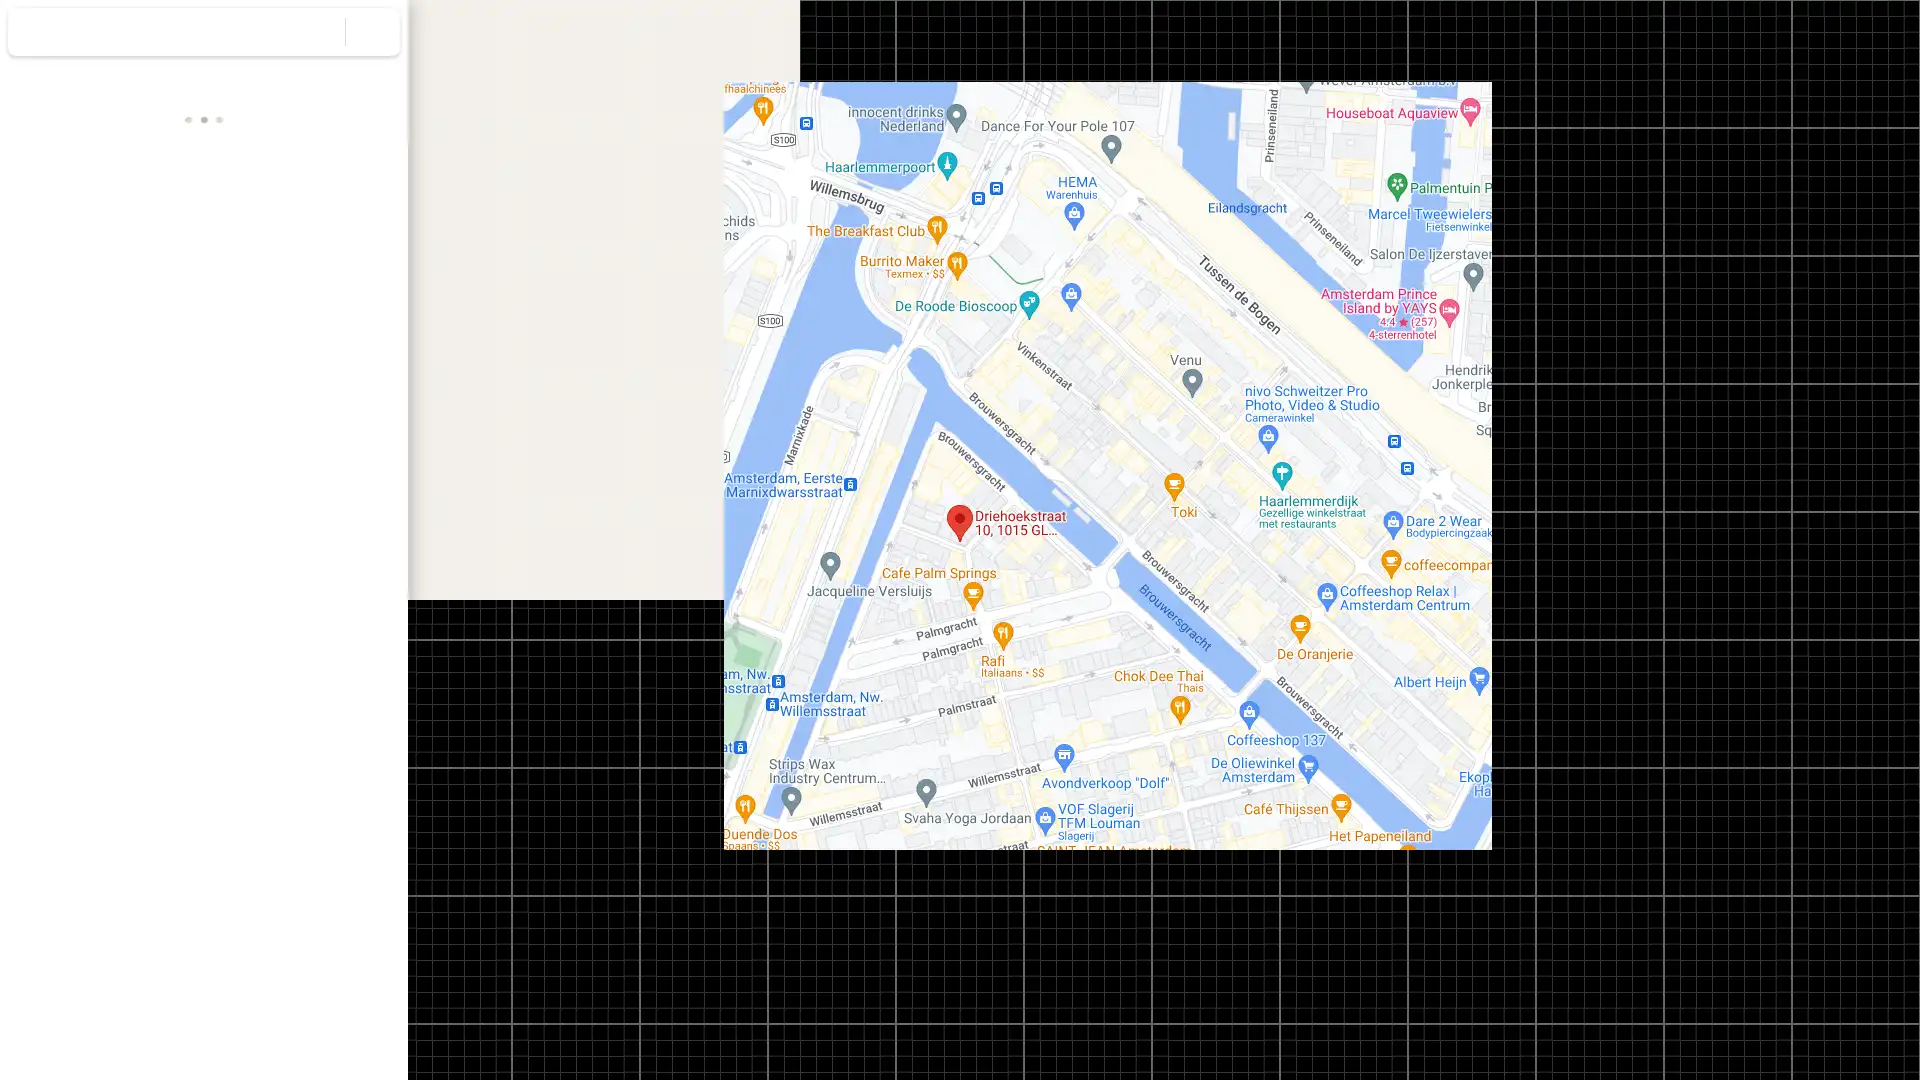 This screenshot has width=1920, height=1080. Describe the element at coordinates (370, 462) in the screenshot. I see `Adres kopieren` at that location.